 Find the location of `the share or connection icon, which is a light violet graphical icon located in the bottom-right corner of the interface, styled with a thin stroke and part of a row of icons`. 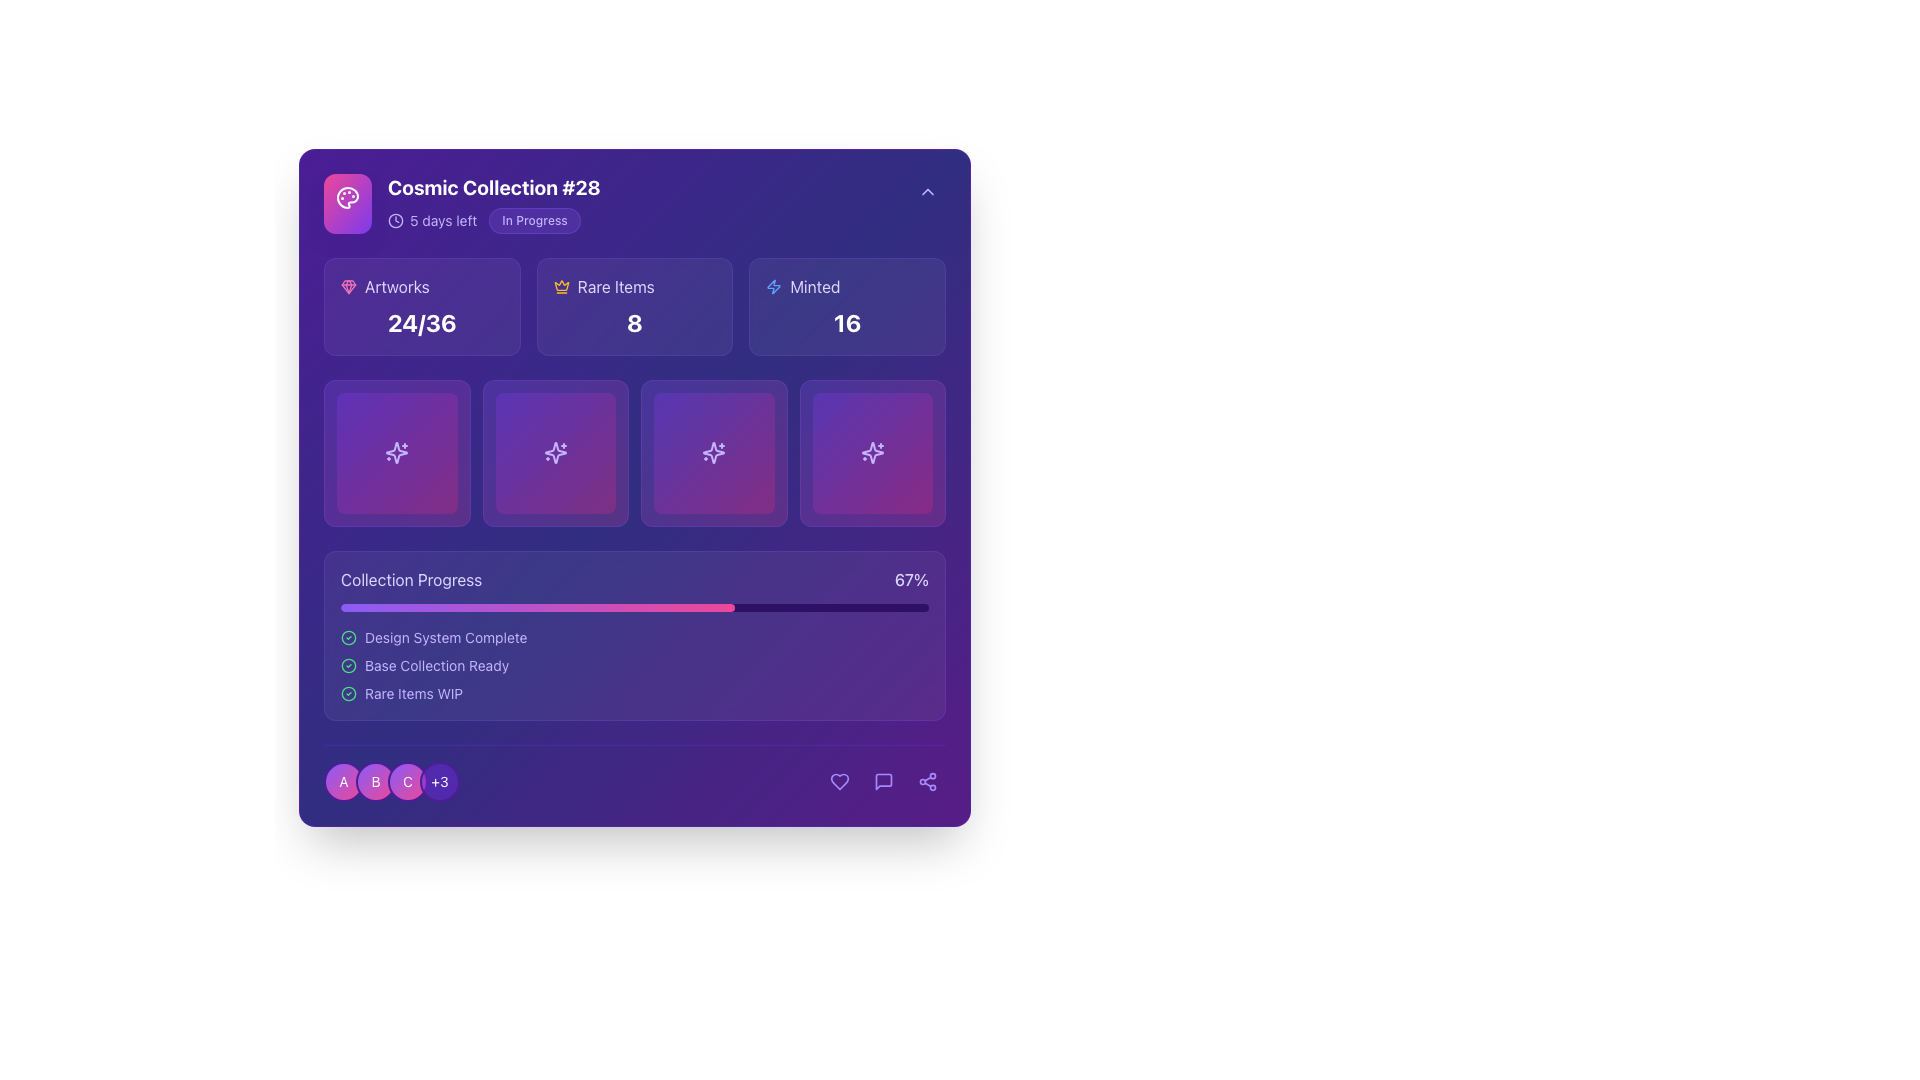

the share or connection icon, which is a light violet graphical icon located in the bottom-right corner of the interface, styled with a thin stroke and part of a row of icons is located at coordinates (926, 779).